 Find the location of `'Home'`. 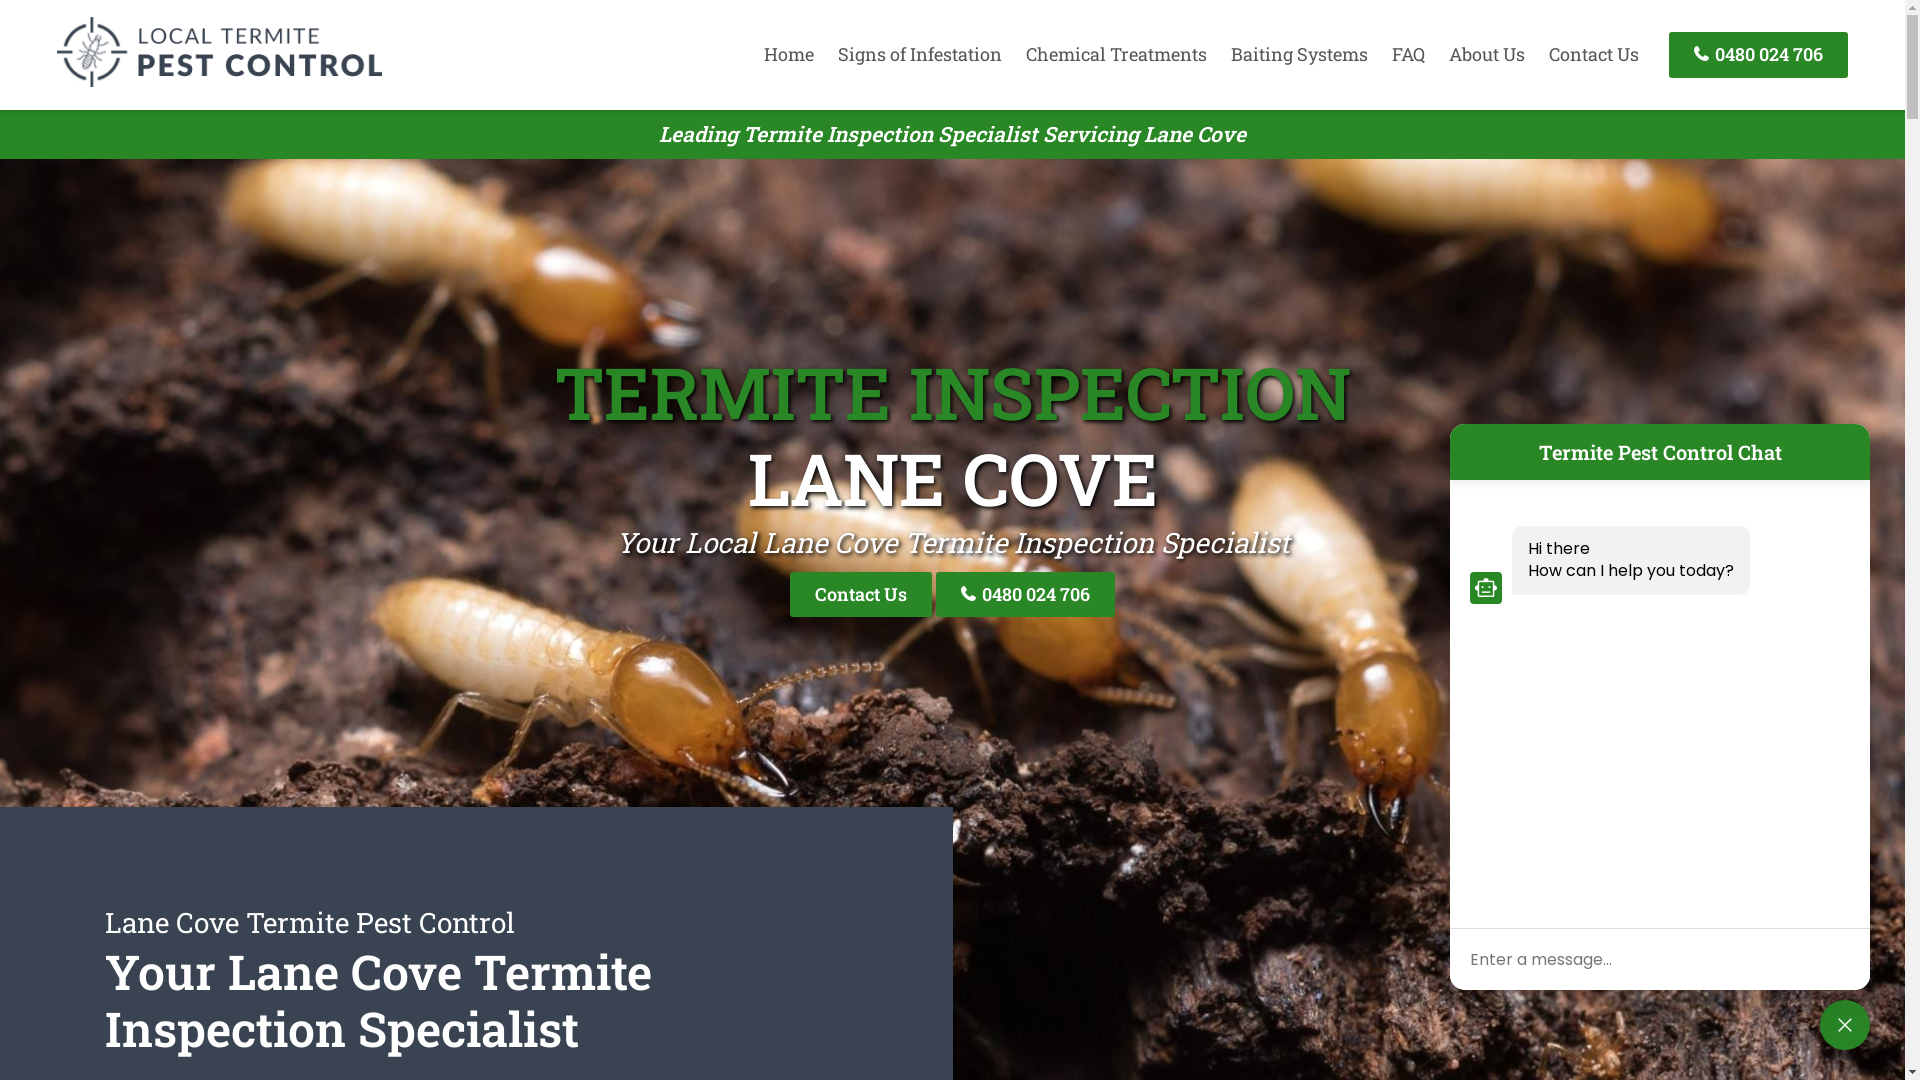

'Home' is located at coordinates (787, 53).